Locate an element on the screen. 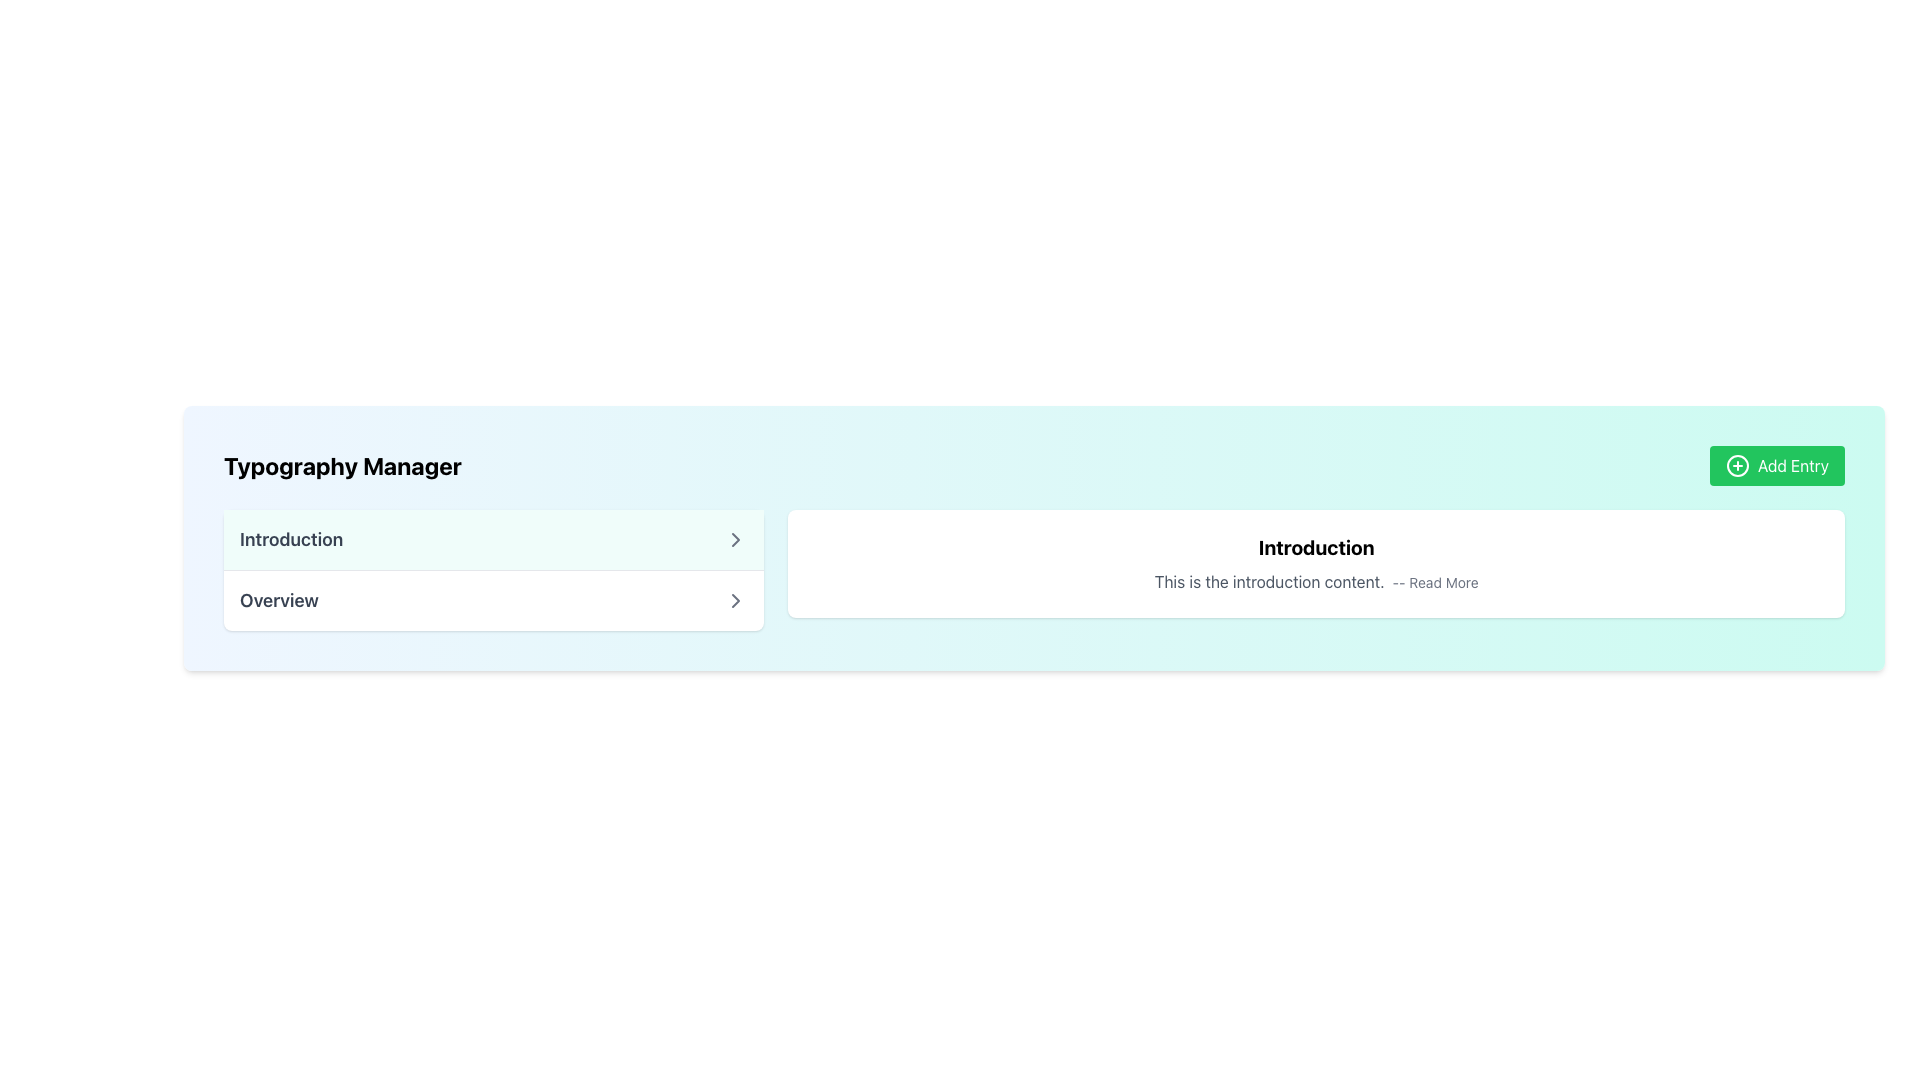 The height and width of the screenshot is (1080, 1920). the first List Item in the Typography Manager is located at coordinates (494, 540).